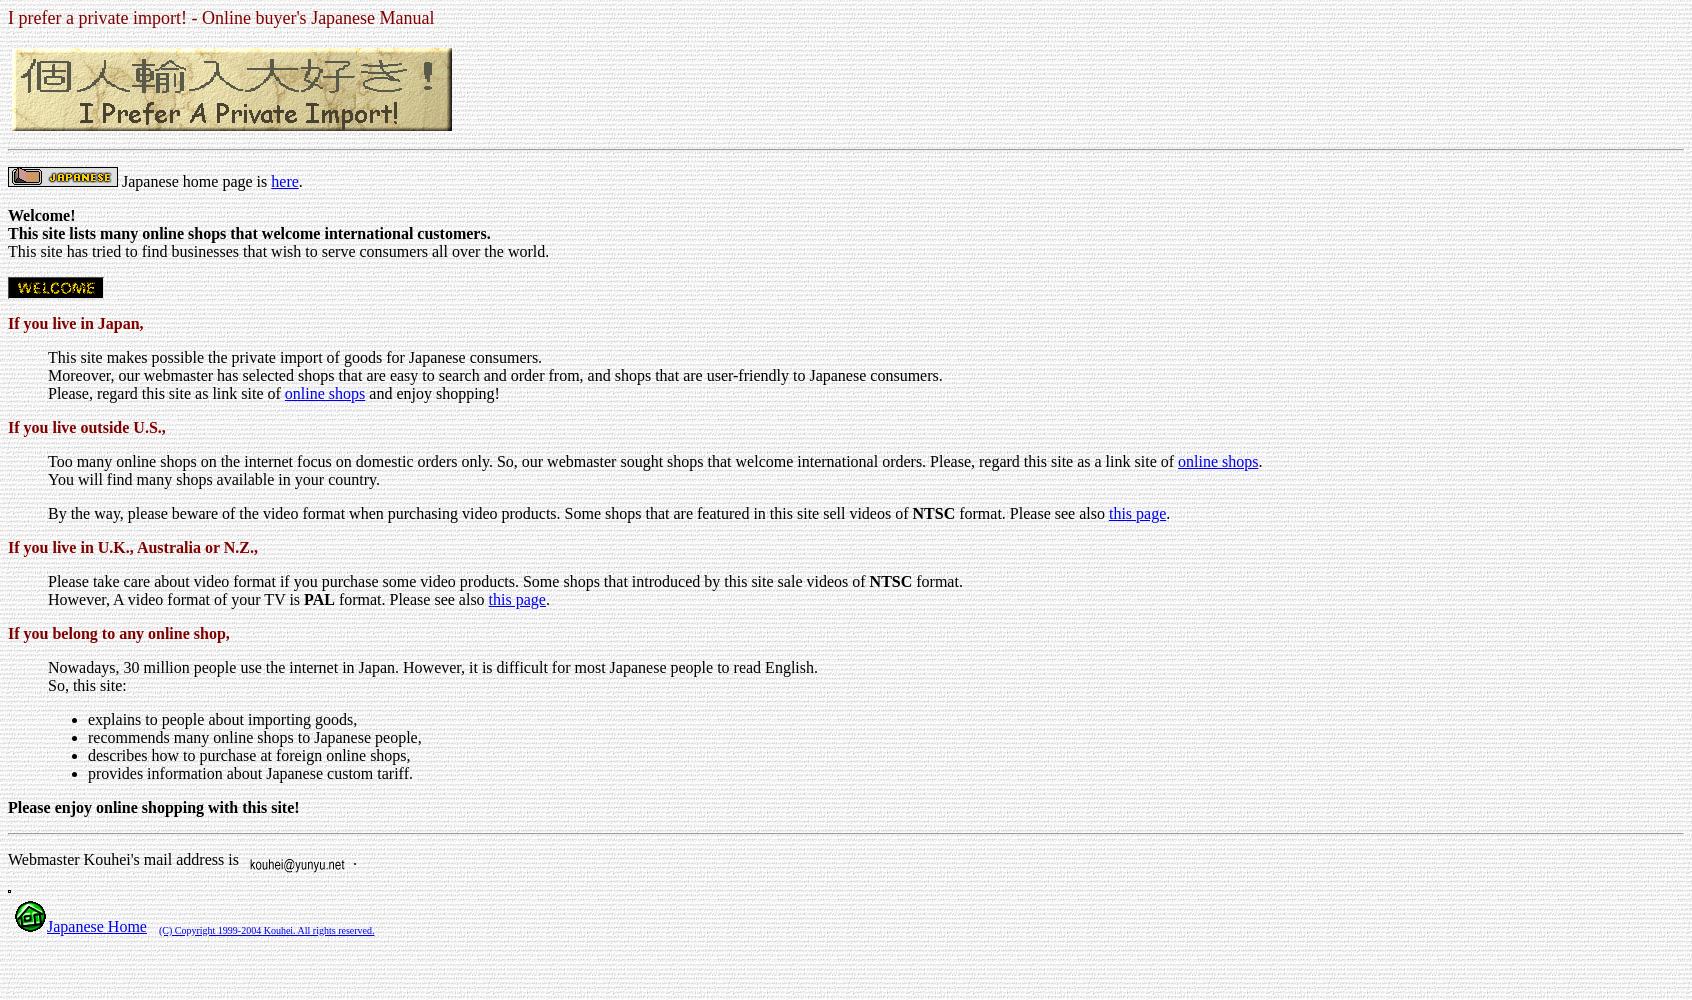 The height and width of the screenshot is (1000, 1692). I want to click on 'So, this site:', so click(86, 685).